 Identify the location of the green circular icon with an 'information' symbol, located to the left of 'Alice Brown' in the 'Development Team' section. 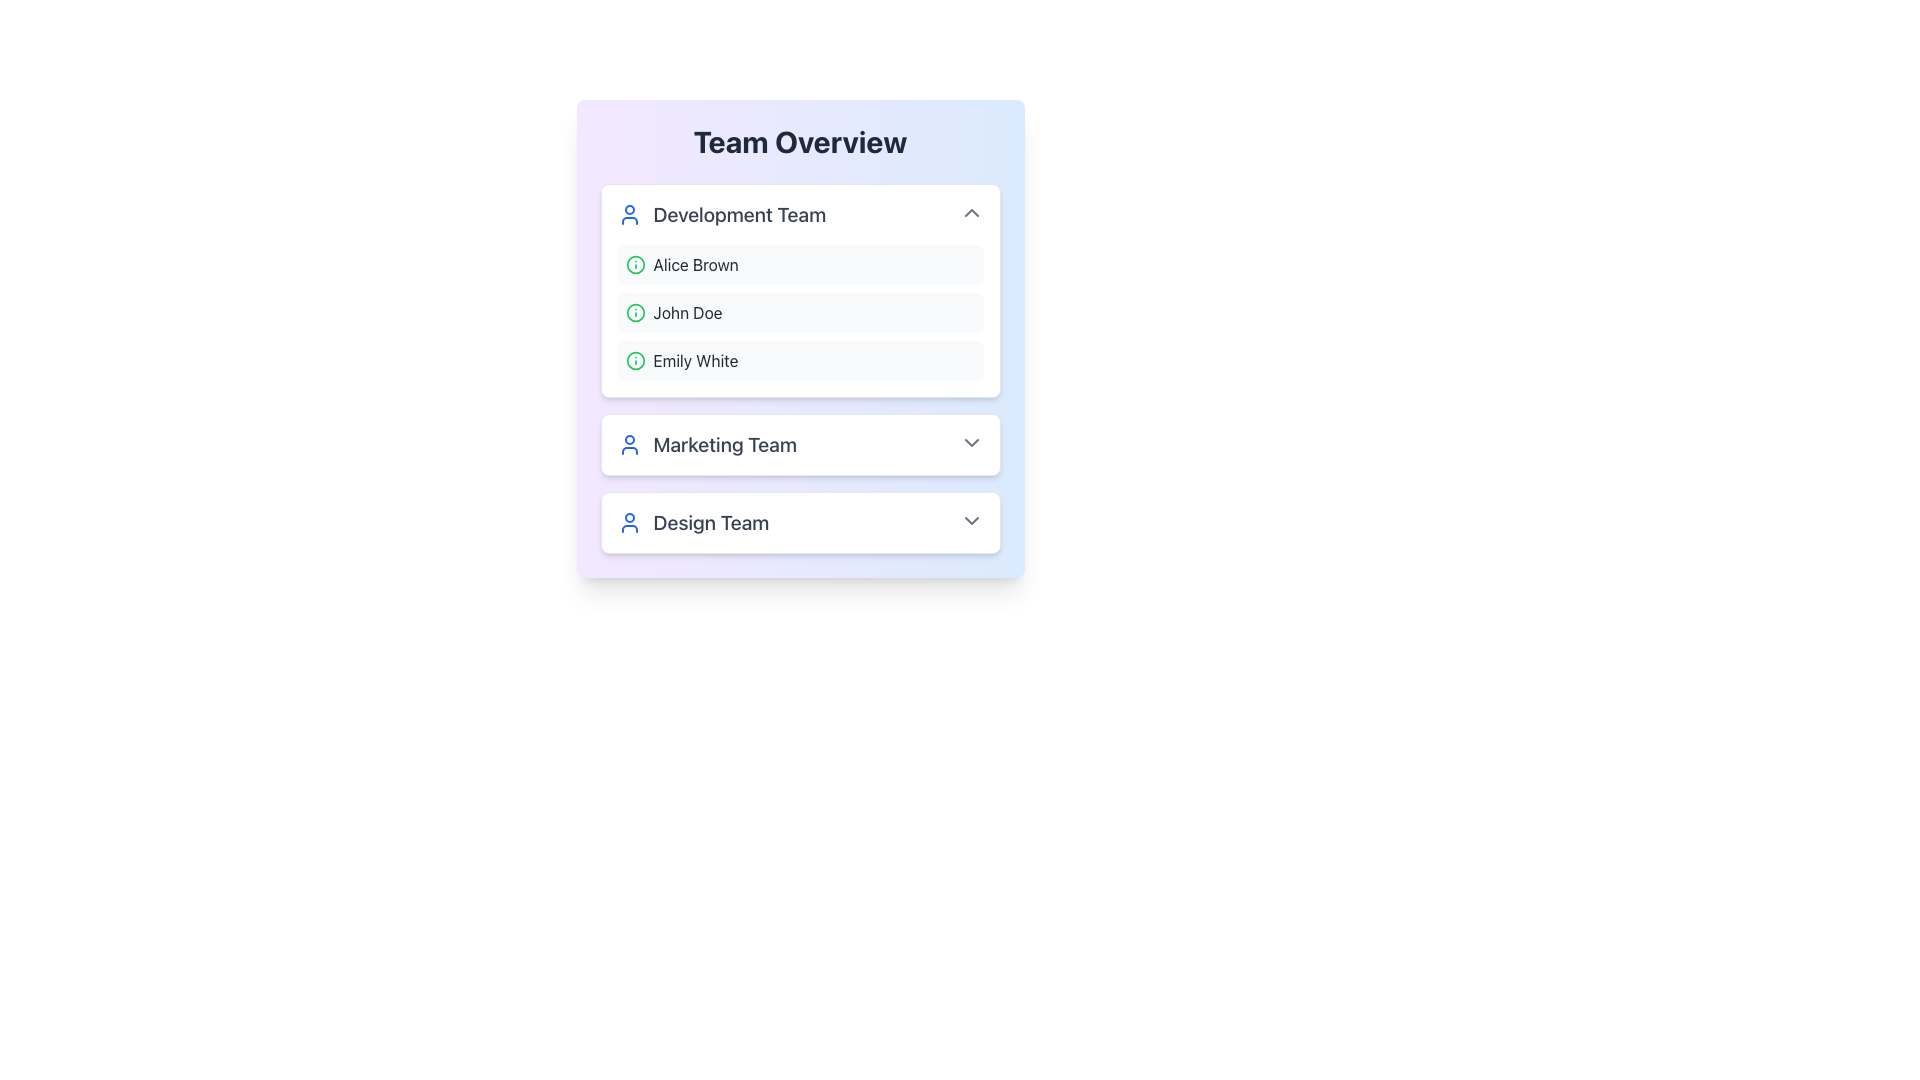
(634, 264).